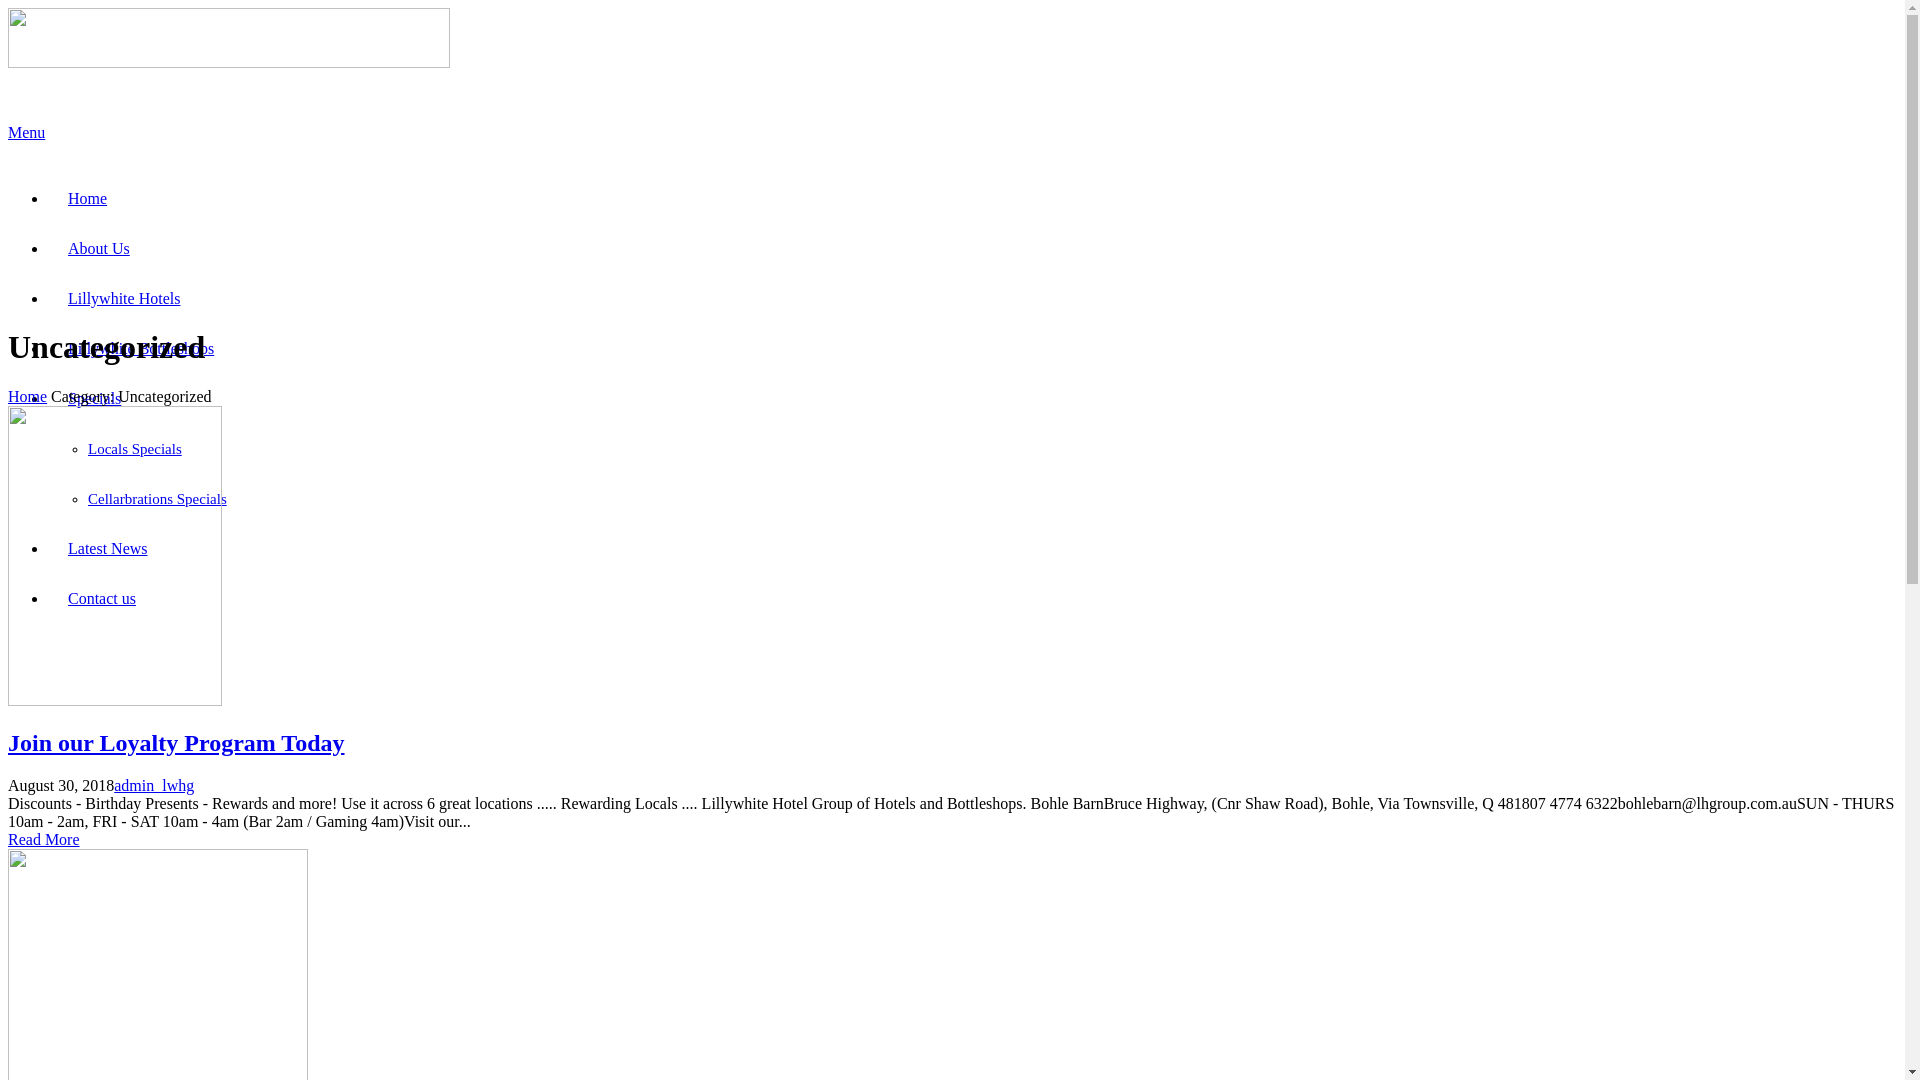  I want to click on 'Home', so click(27, 396).